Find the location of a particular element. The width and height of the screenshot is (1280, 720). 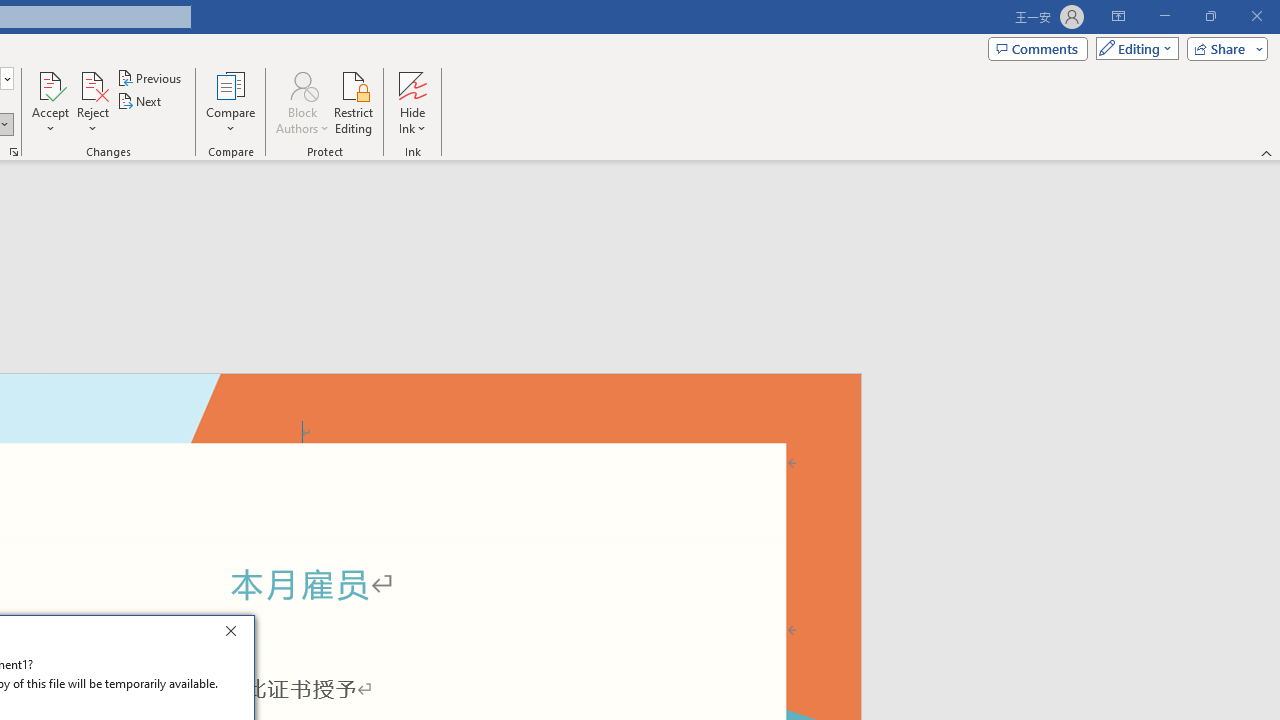

'Comments' is located at coordinates (1038, 47).